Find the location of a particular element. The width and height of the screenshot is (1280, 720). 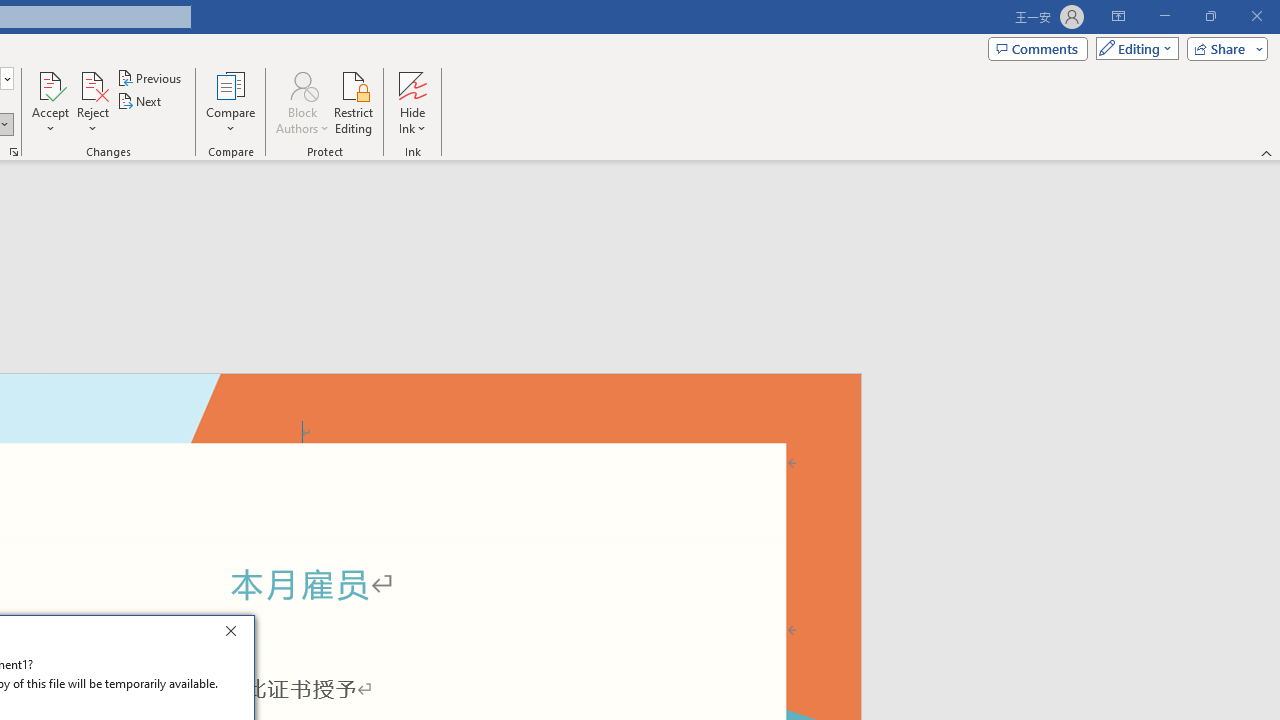

'Comments' is located at coordinates (1038, 47).